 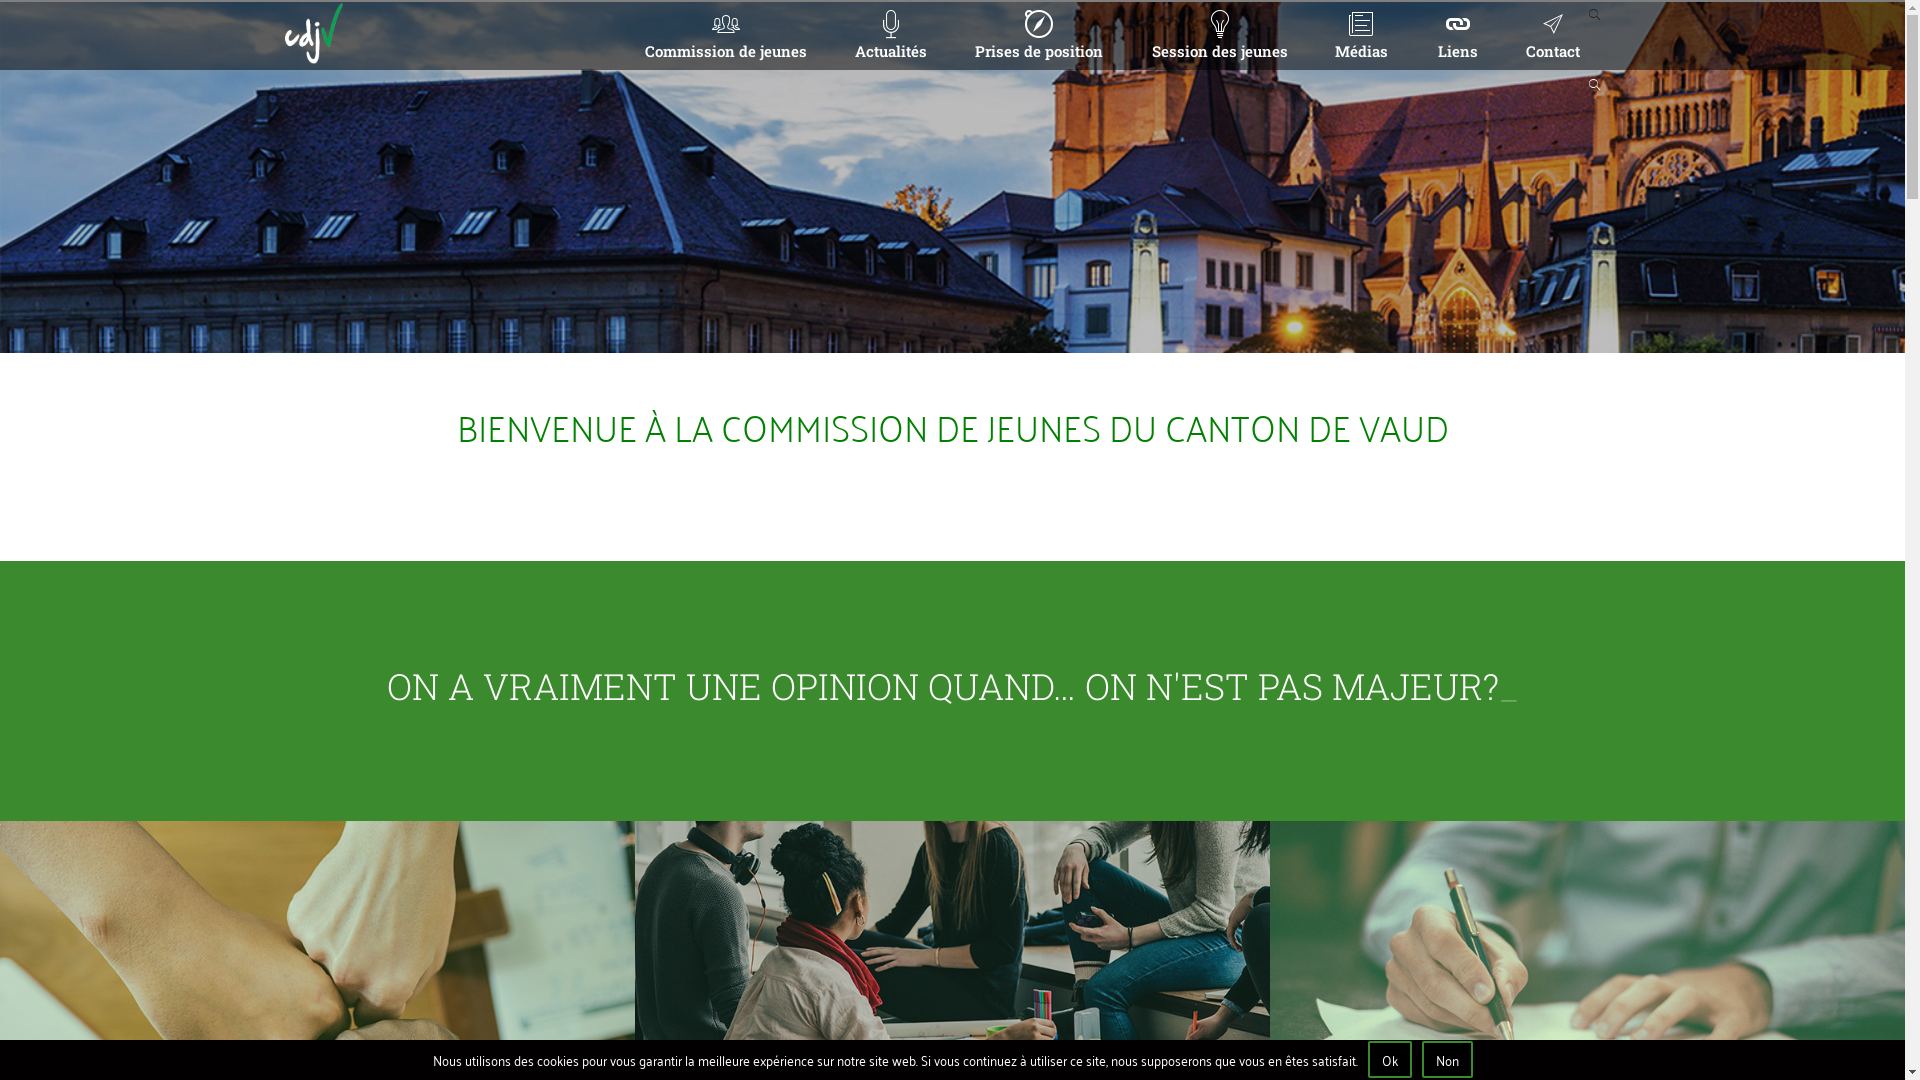 What do you see at coordinates (1367, 1058) in the screenshot?
I see `'Ok'` at bounding box center [1367, 1058].